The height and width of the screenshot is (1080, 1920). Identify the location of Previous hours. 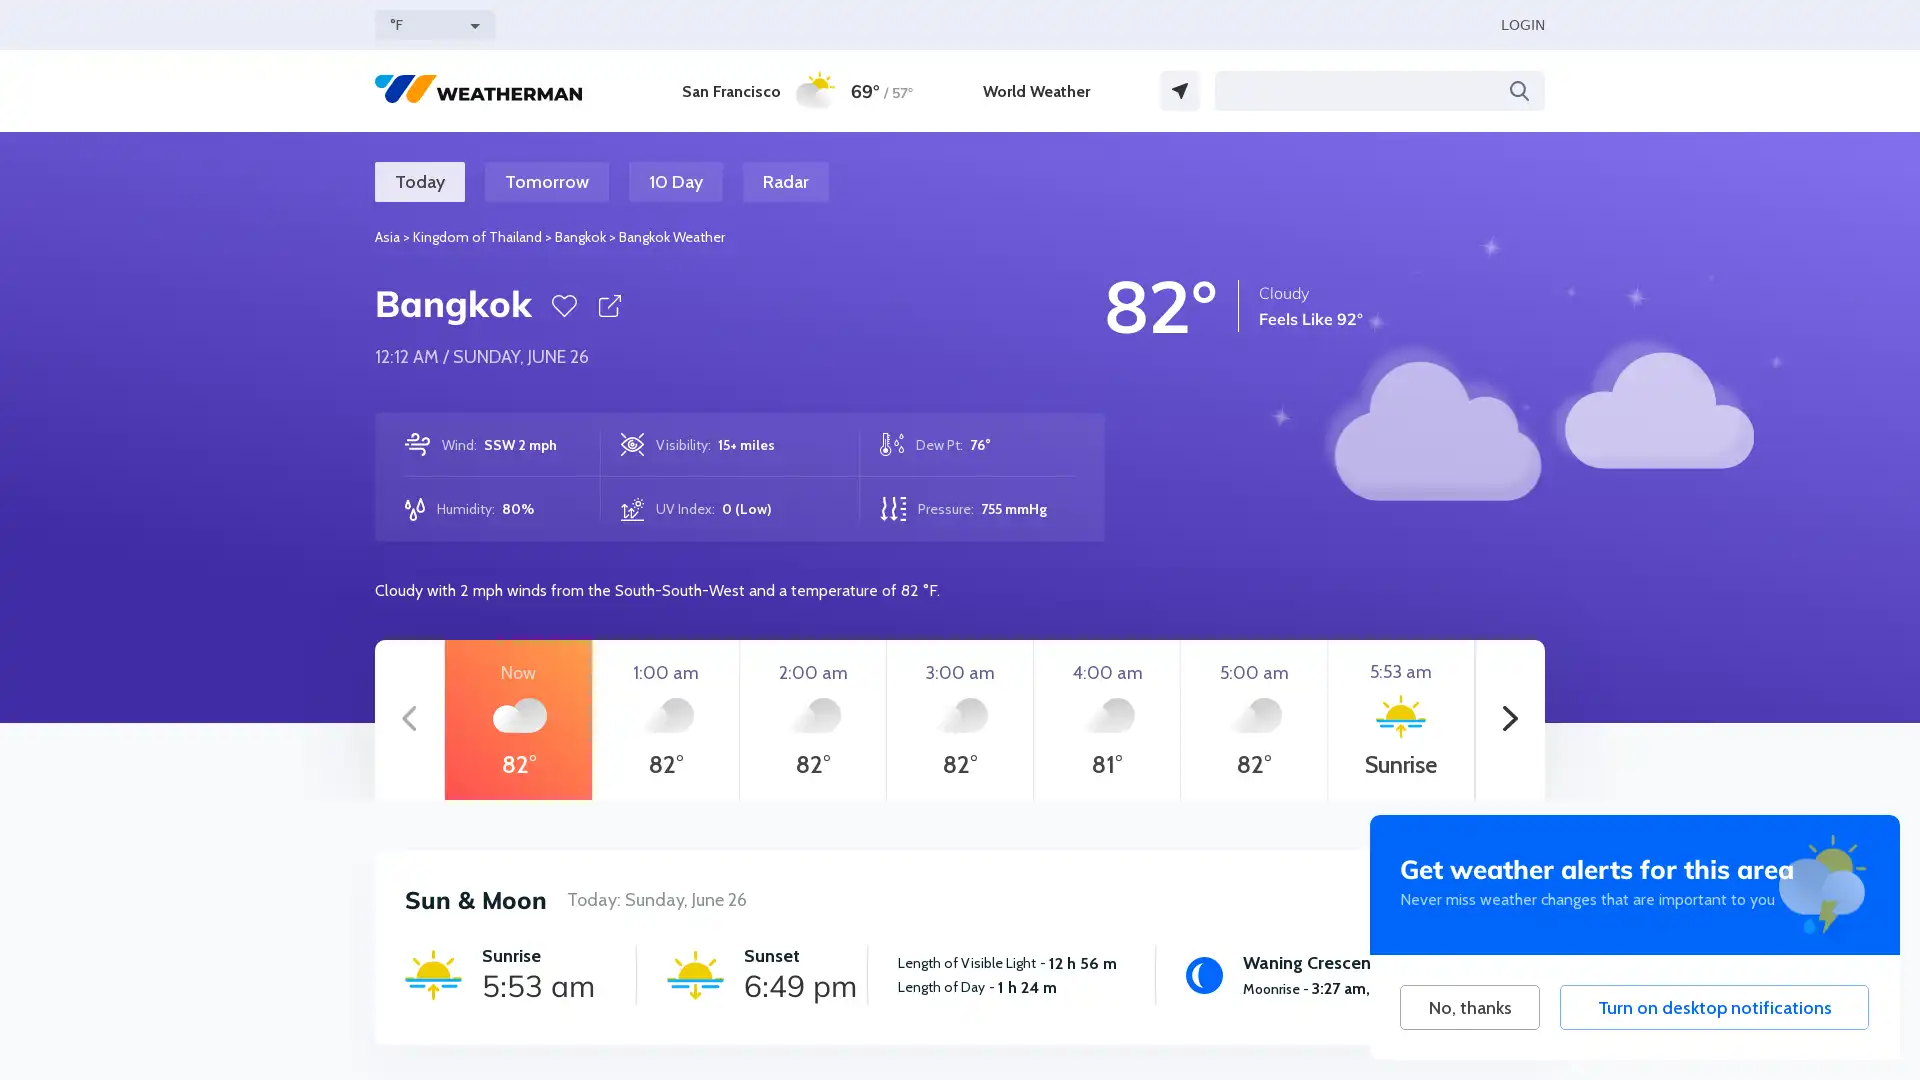
(408, 720).